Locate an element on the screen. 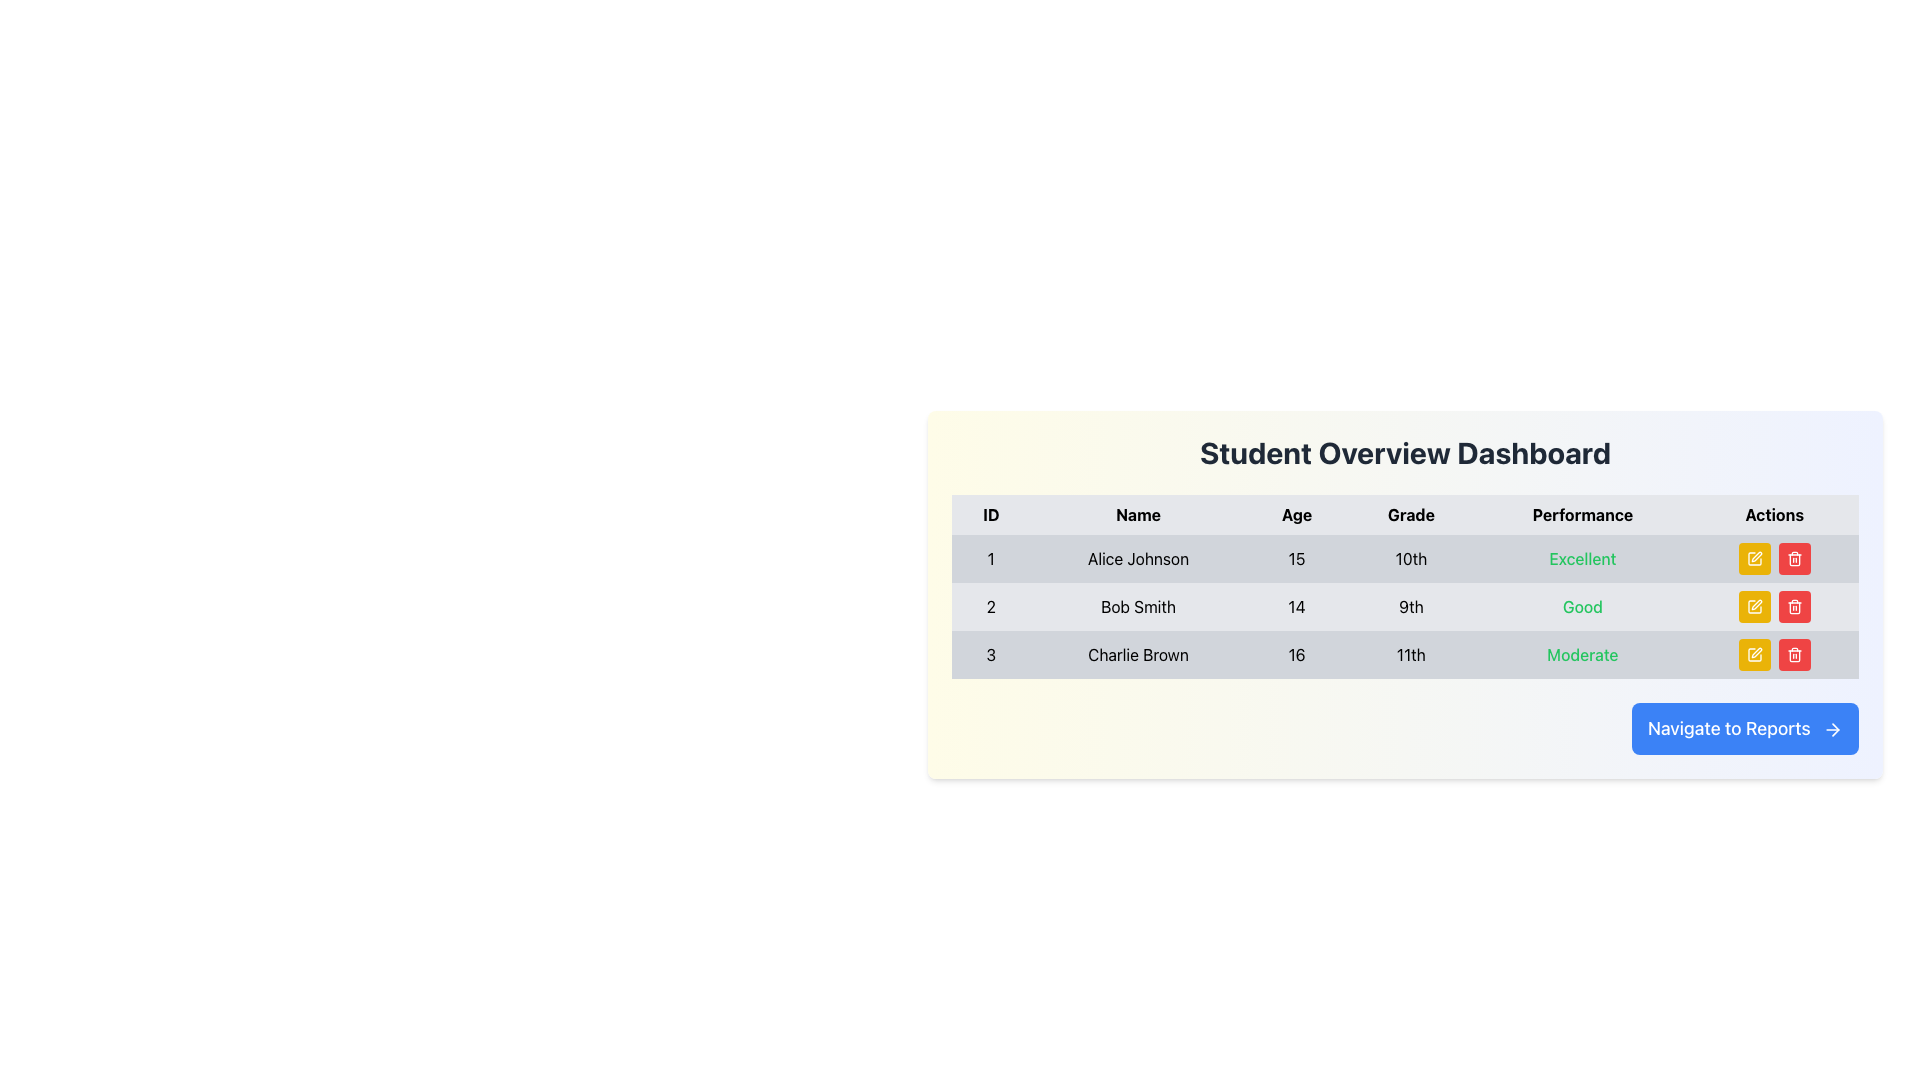 The width and height of the screenshot is (1920, 1080). information provided in the first row of the 'Student Overview Dashboard' table, which includes details such as ID, Name, Age, Grade, and Performance is located at coordinates (1404, 559).